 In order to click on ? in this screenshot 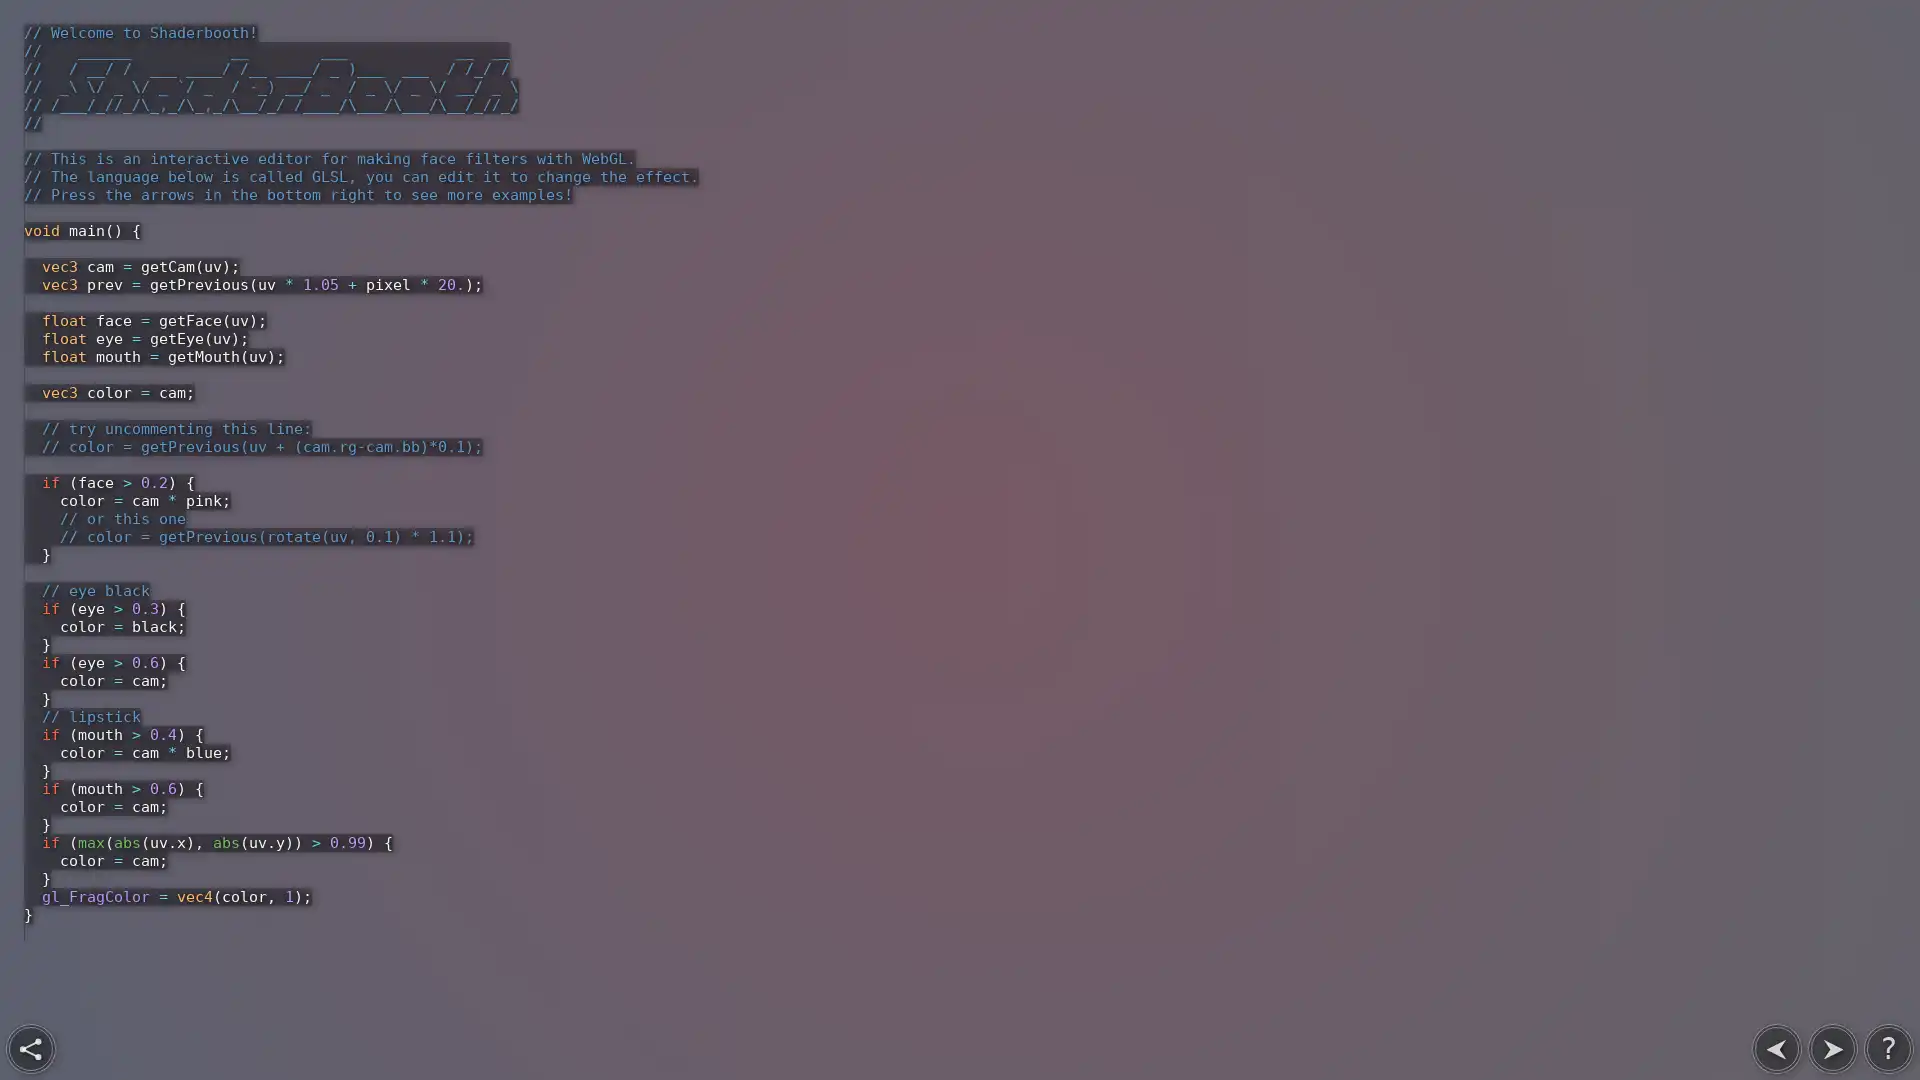, I will do `click(1888, 1048)`.